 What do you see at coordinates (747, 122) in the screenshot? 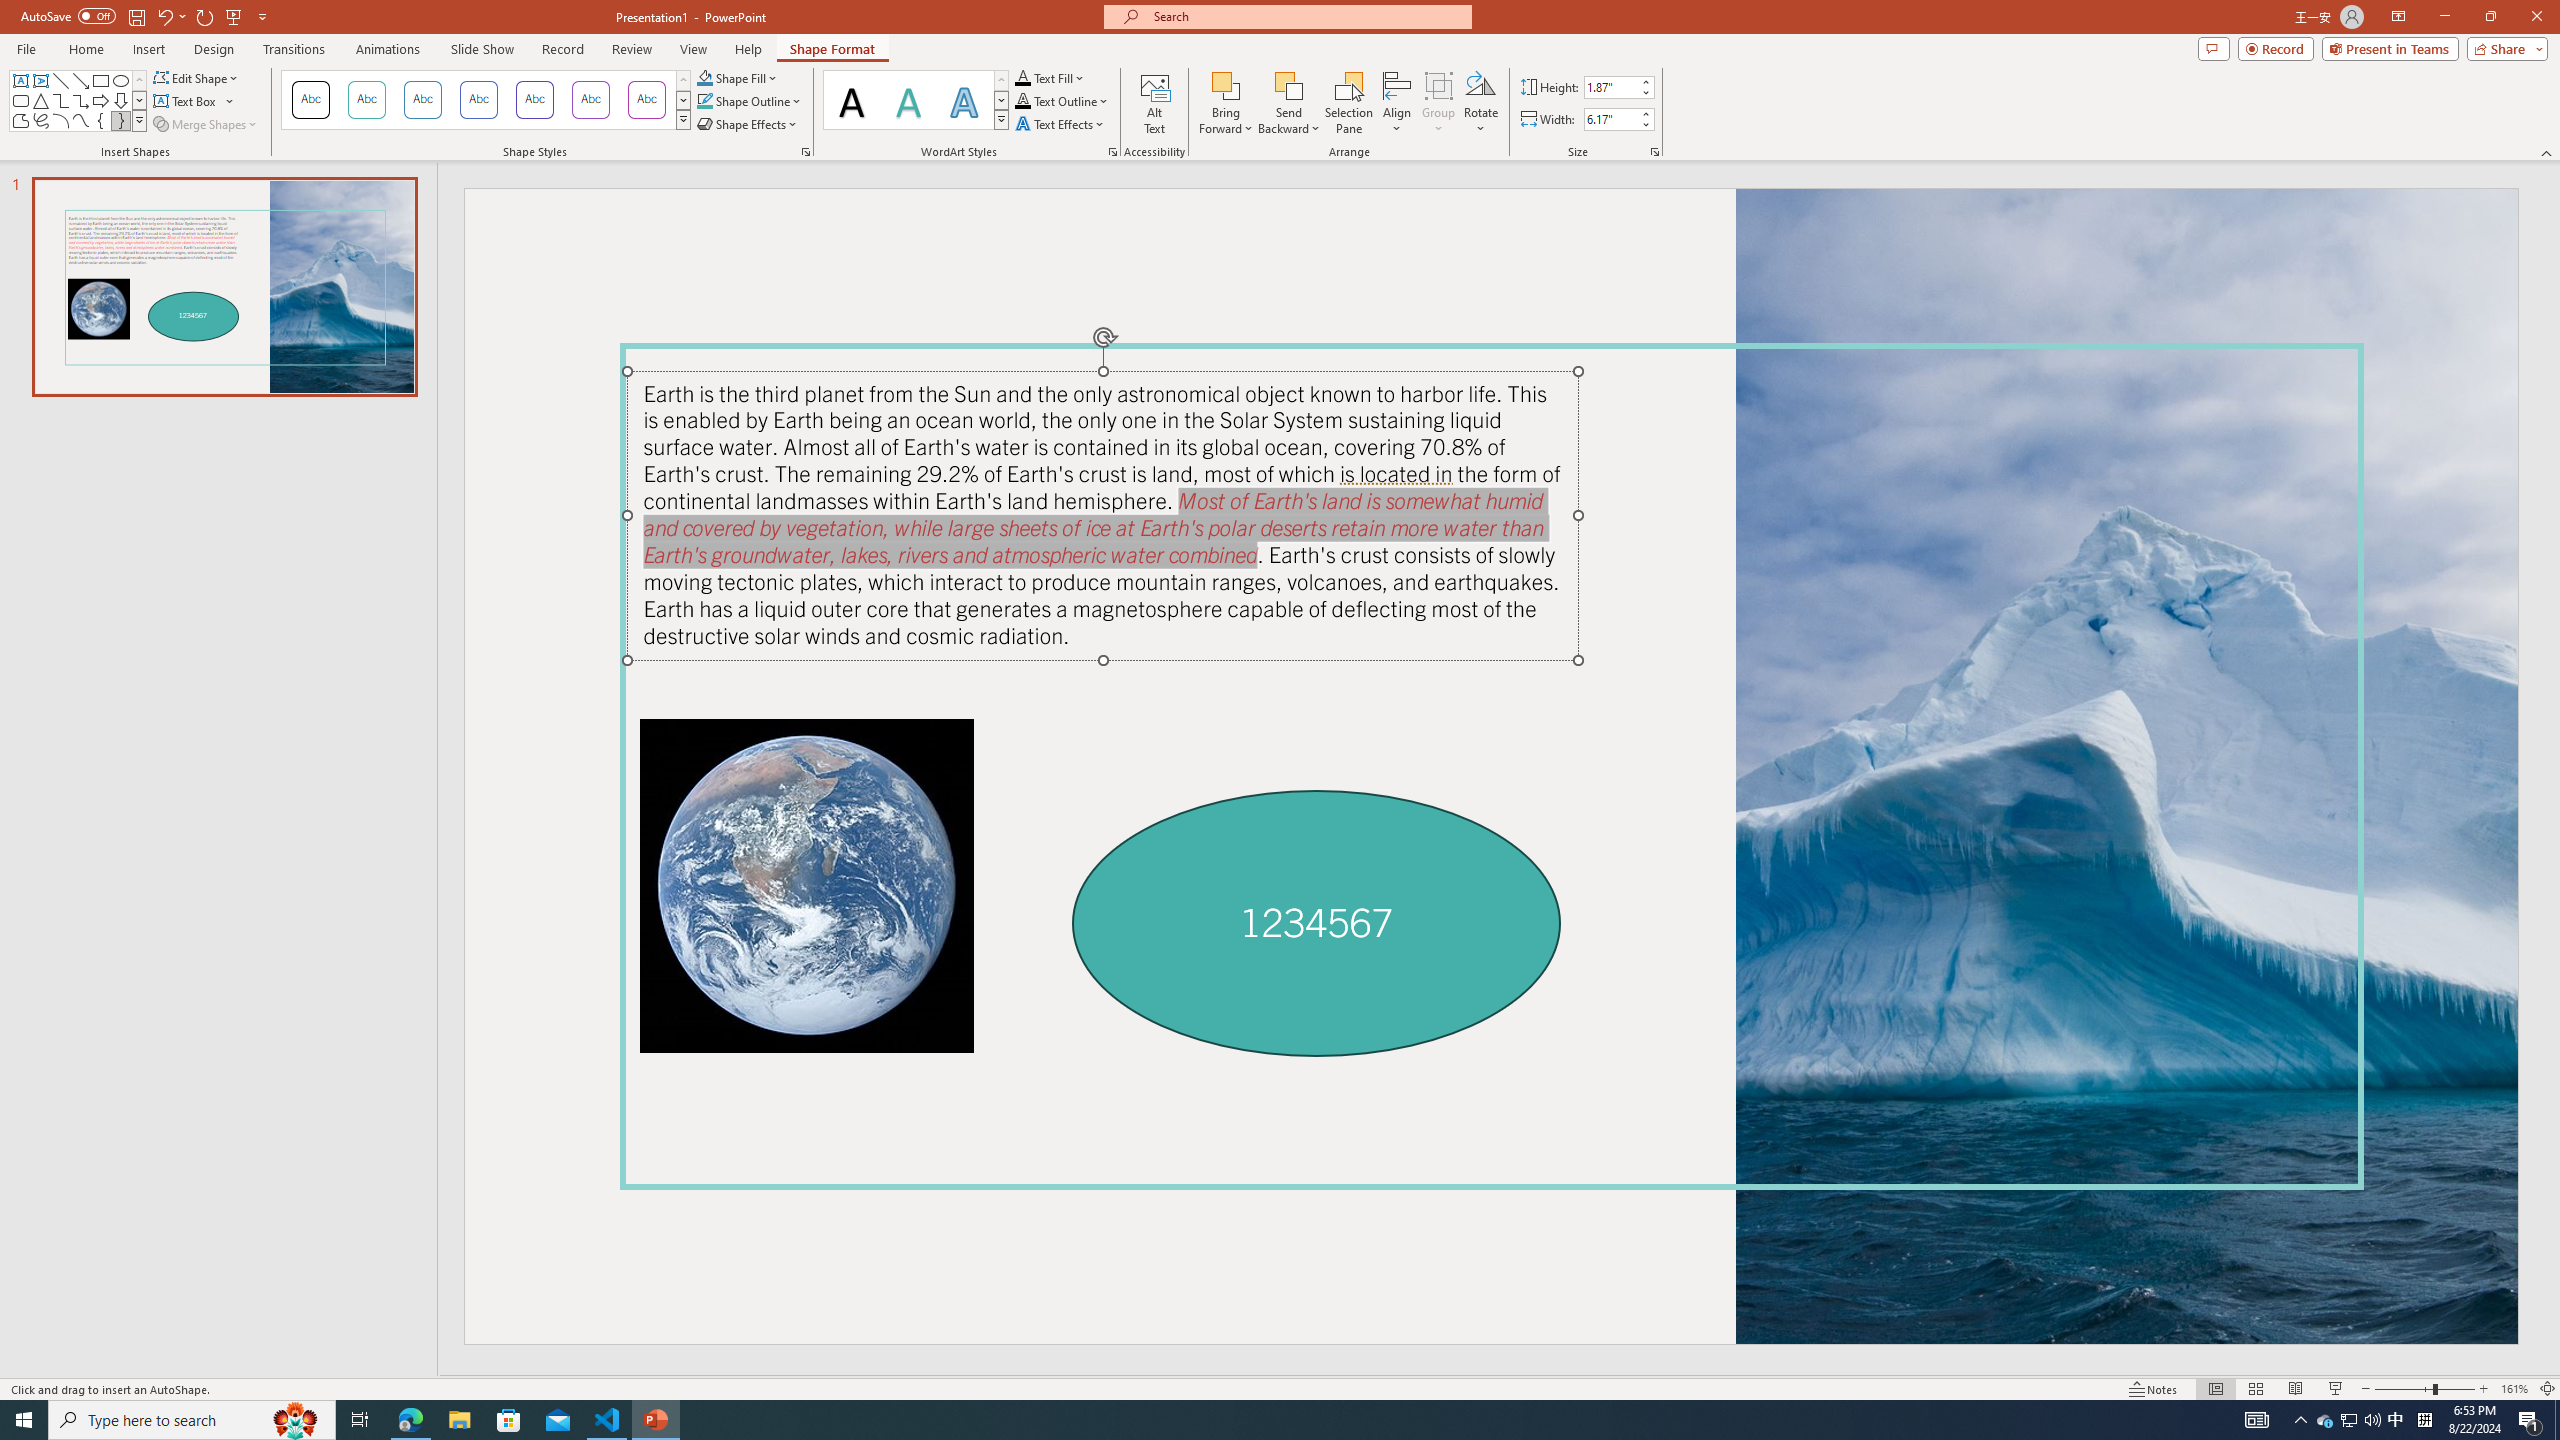
I see `'Shape Effects'` at bounding box center [747, 122].